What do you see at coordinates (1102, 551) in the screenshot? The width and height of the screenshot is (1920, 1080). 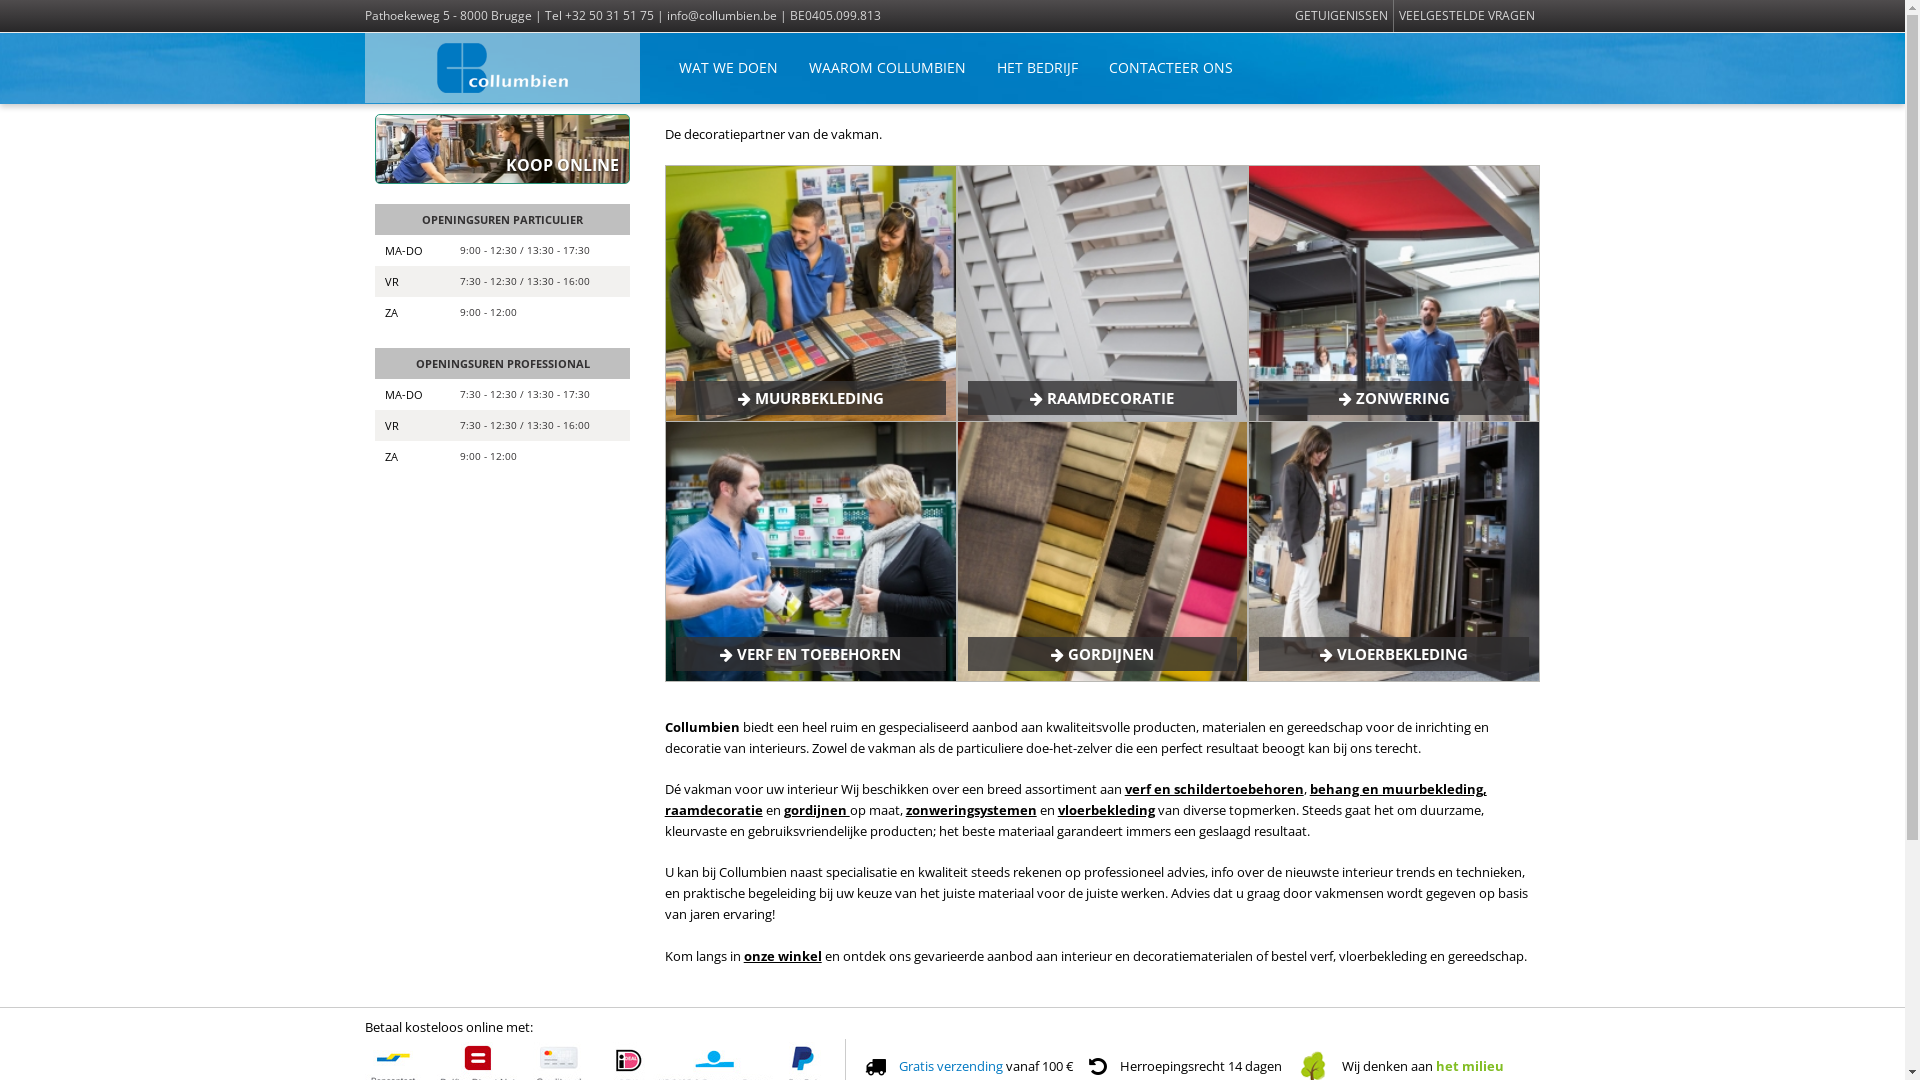 I see `'Gordijnen'` at bounding box center [1102, 551].